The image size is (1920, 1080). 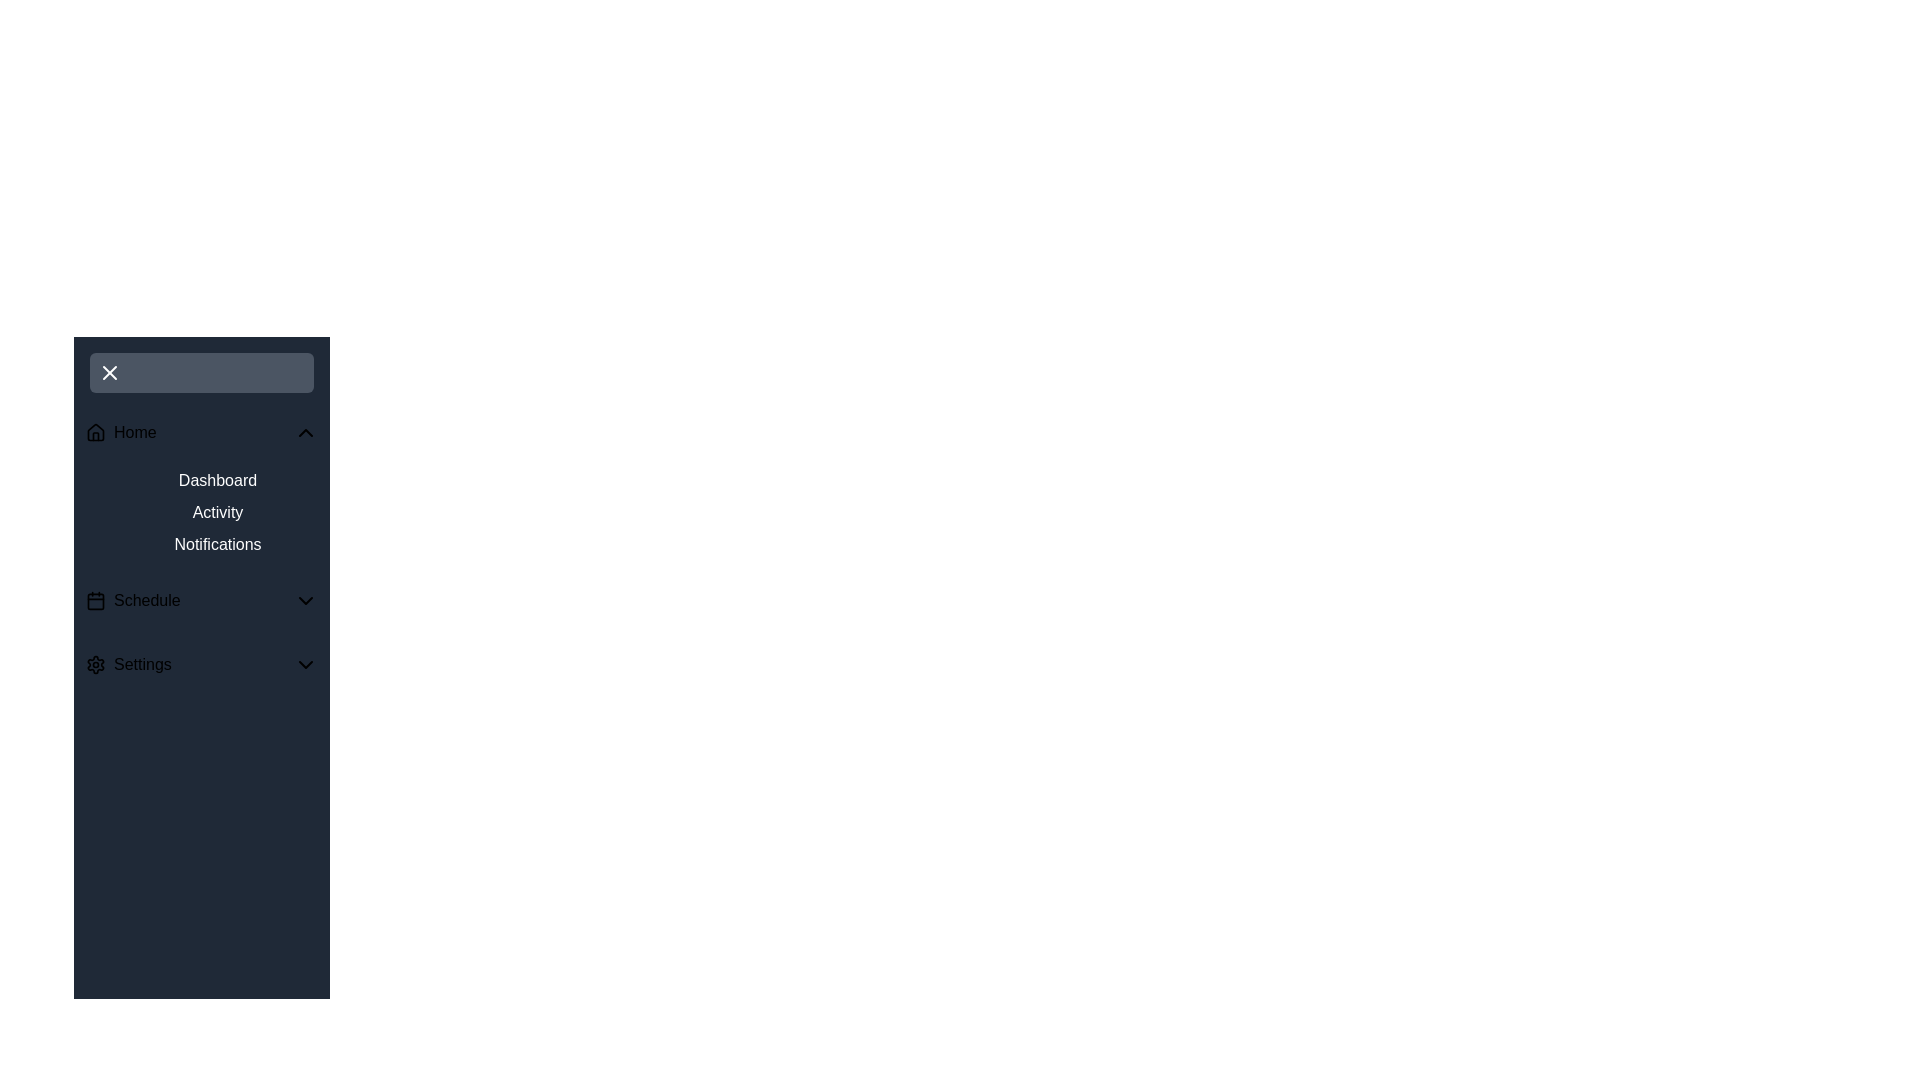 I want to click on the close or toggle icon located at the top-left section of the interface, within a button component, so click(x=109, y=373).